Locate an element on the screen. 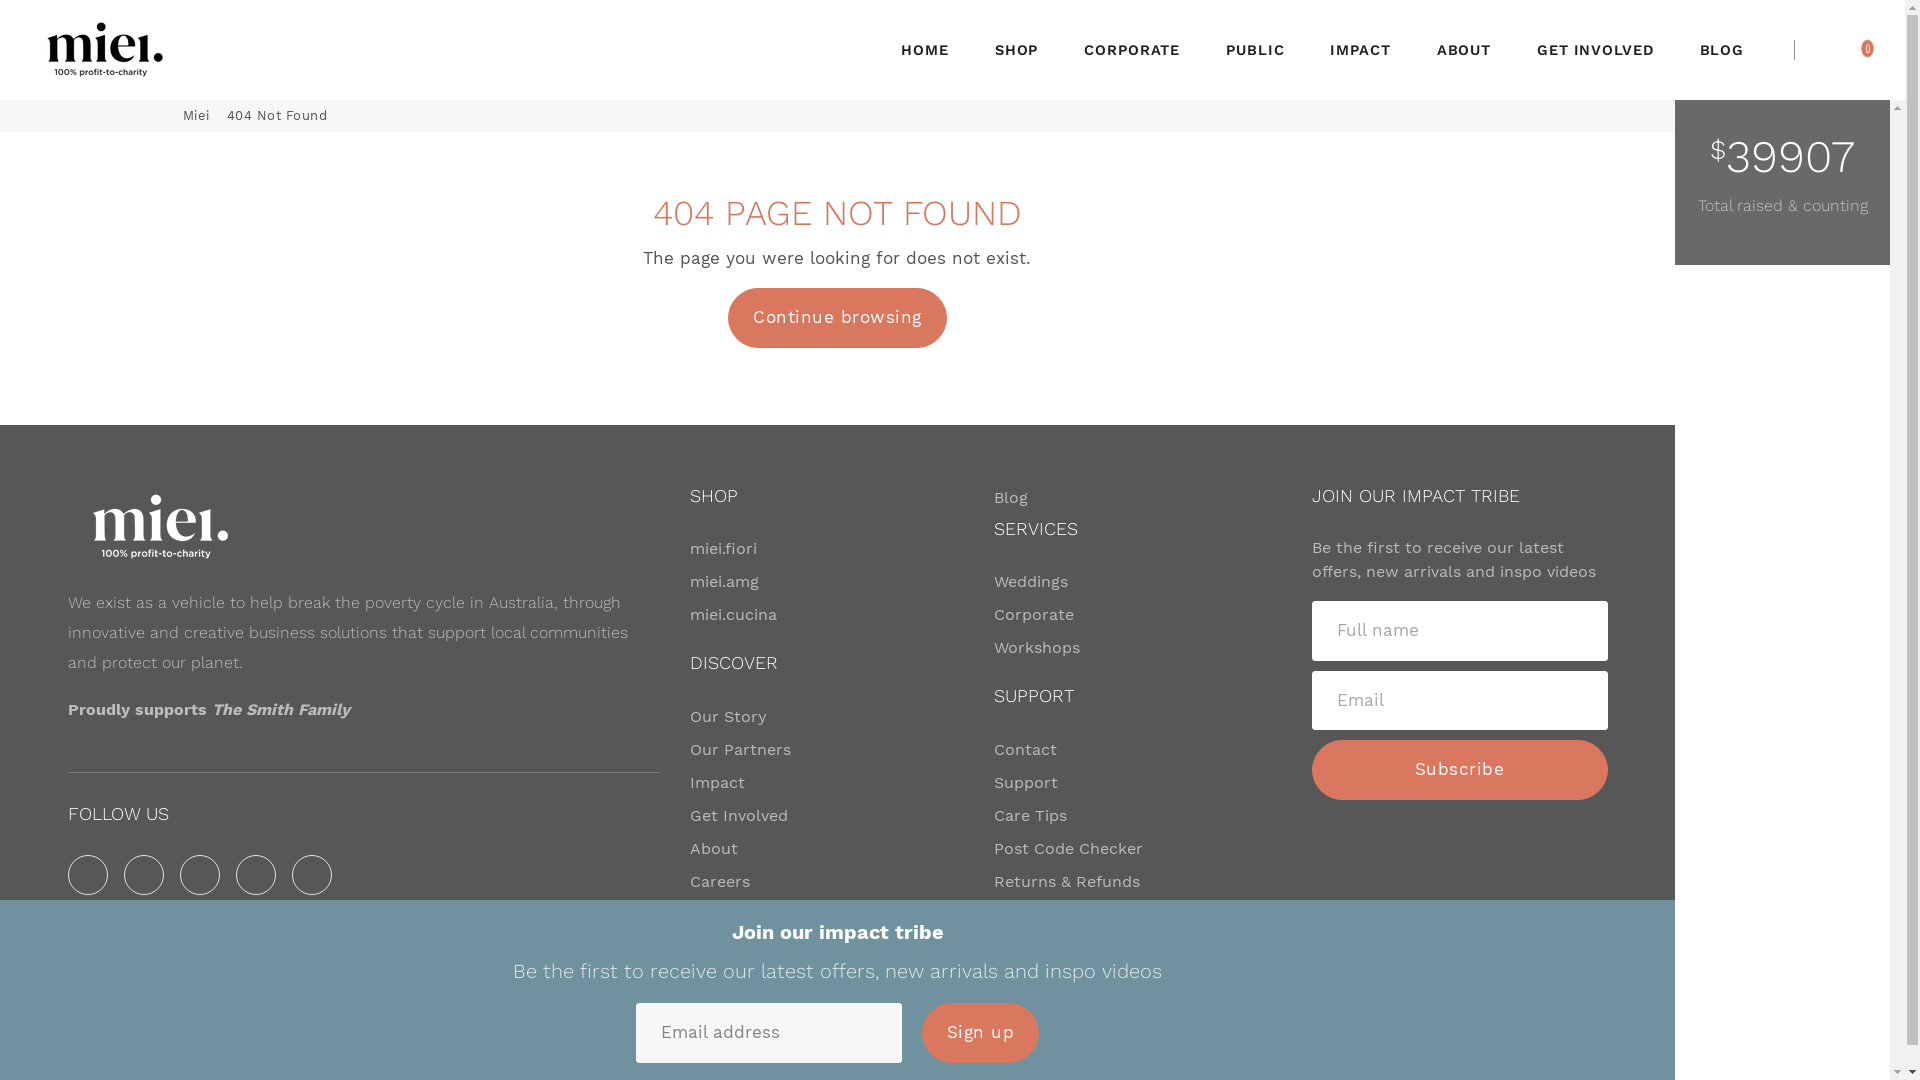 This screenshot has width=1920, height=1080. 'Get Involved' is located at coordinates (738, 816).